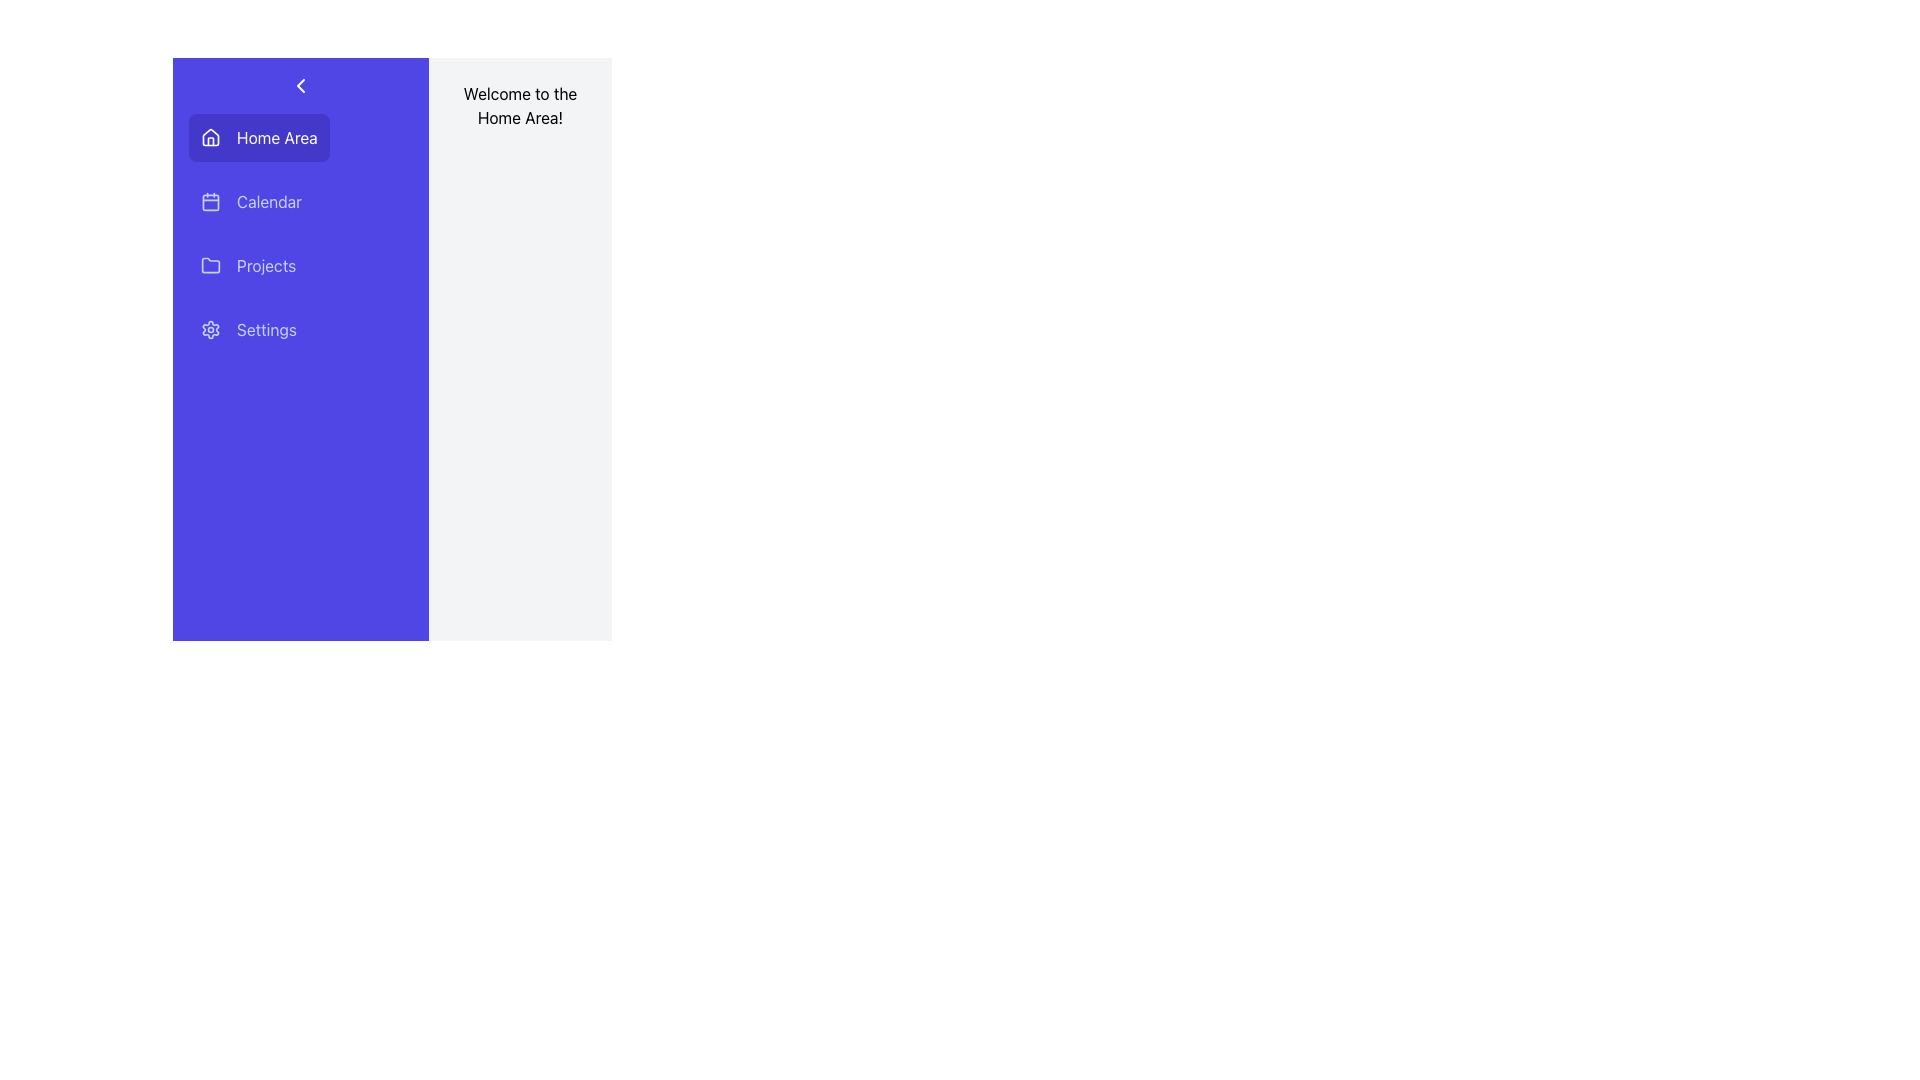 The width and height of the screenshot is (1920, 1080). What do you see at coordinates (247, 265) in the screenshot?
I see `the 'Projects' button, which is the third option in the sidebar menu, located below the 'Calendar' option and above the 'Settings' option` at bounding box center [247, 265].